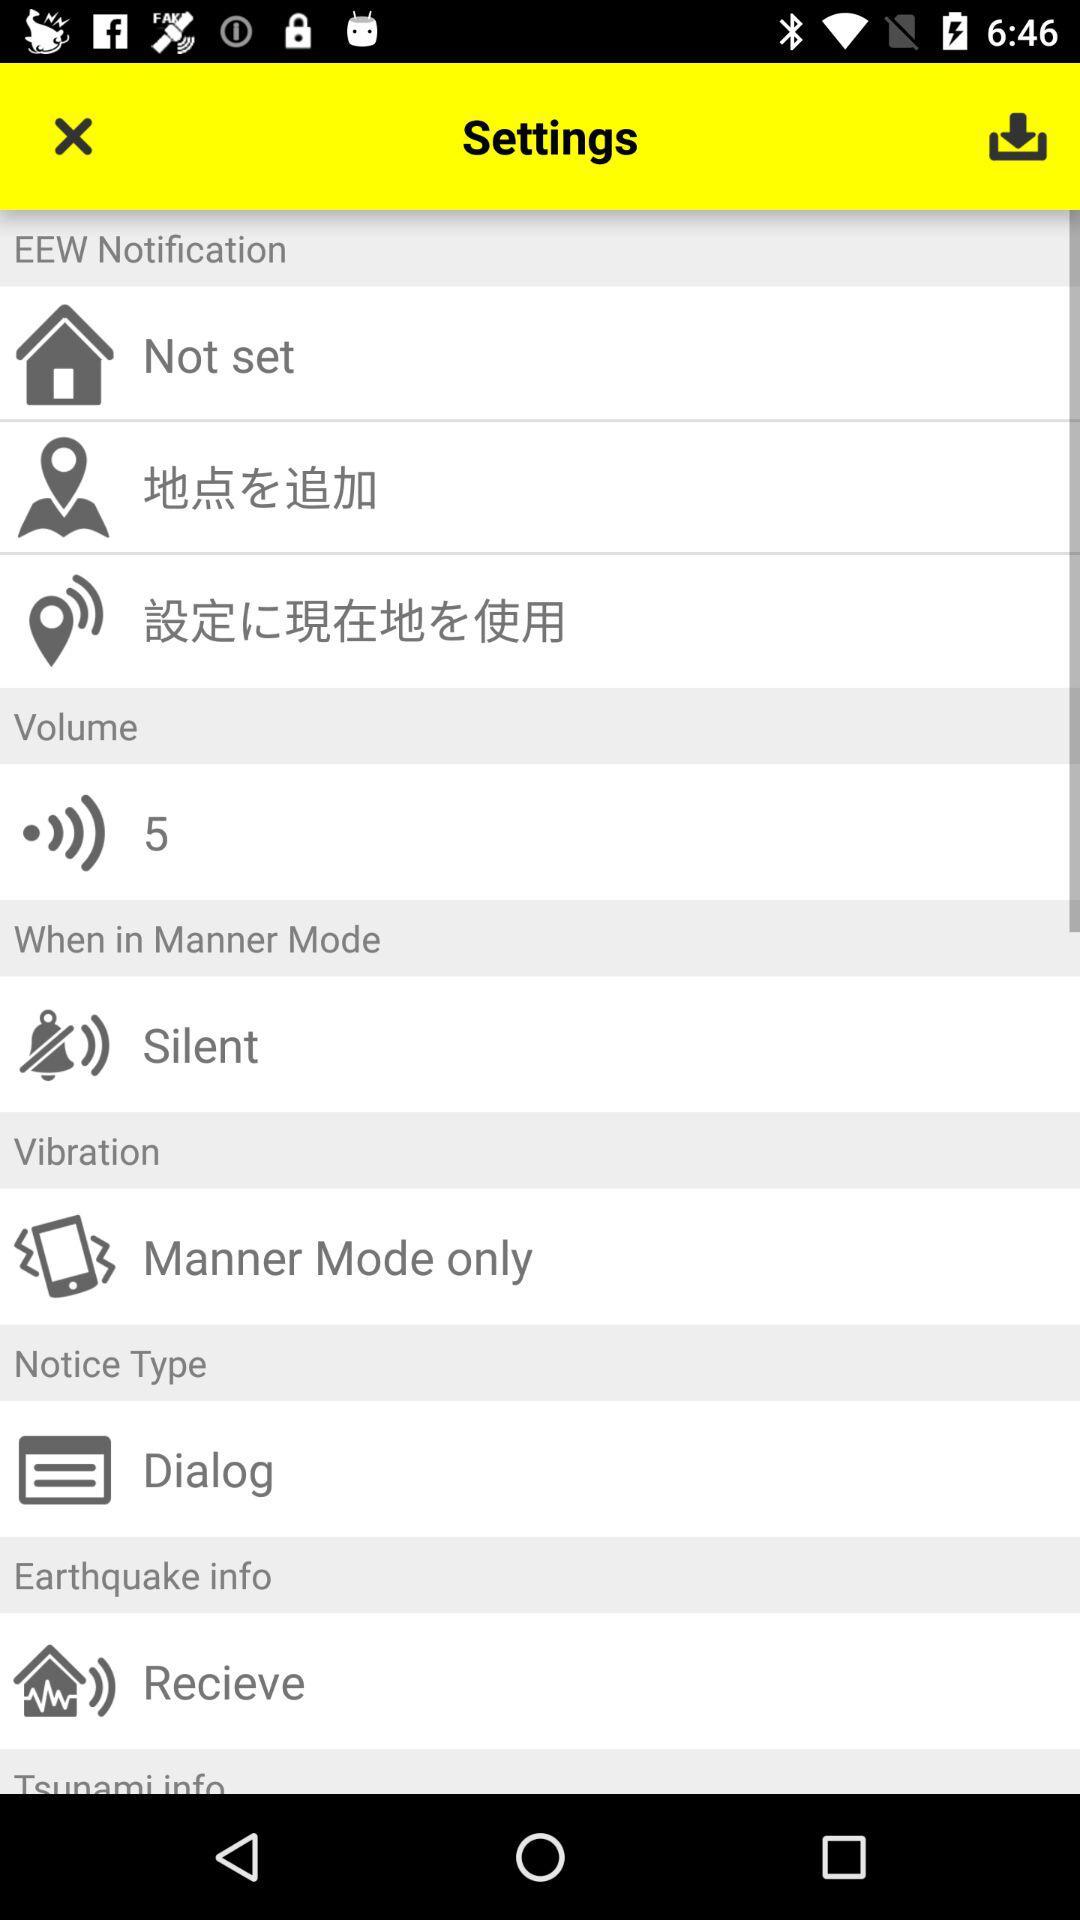  I want to click on not set, so click(603, 354).